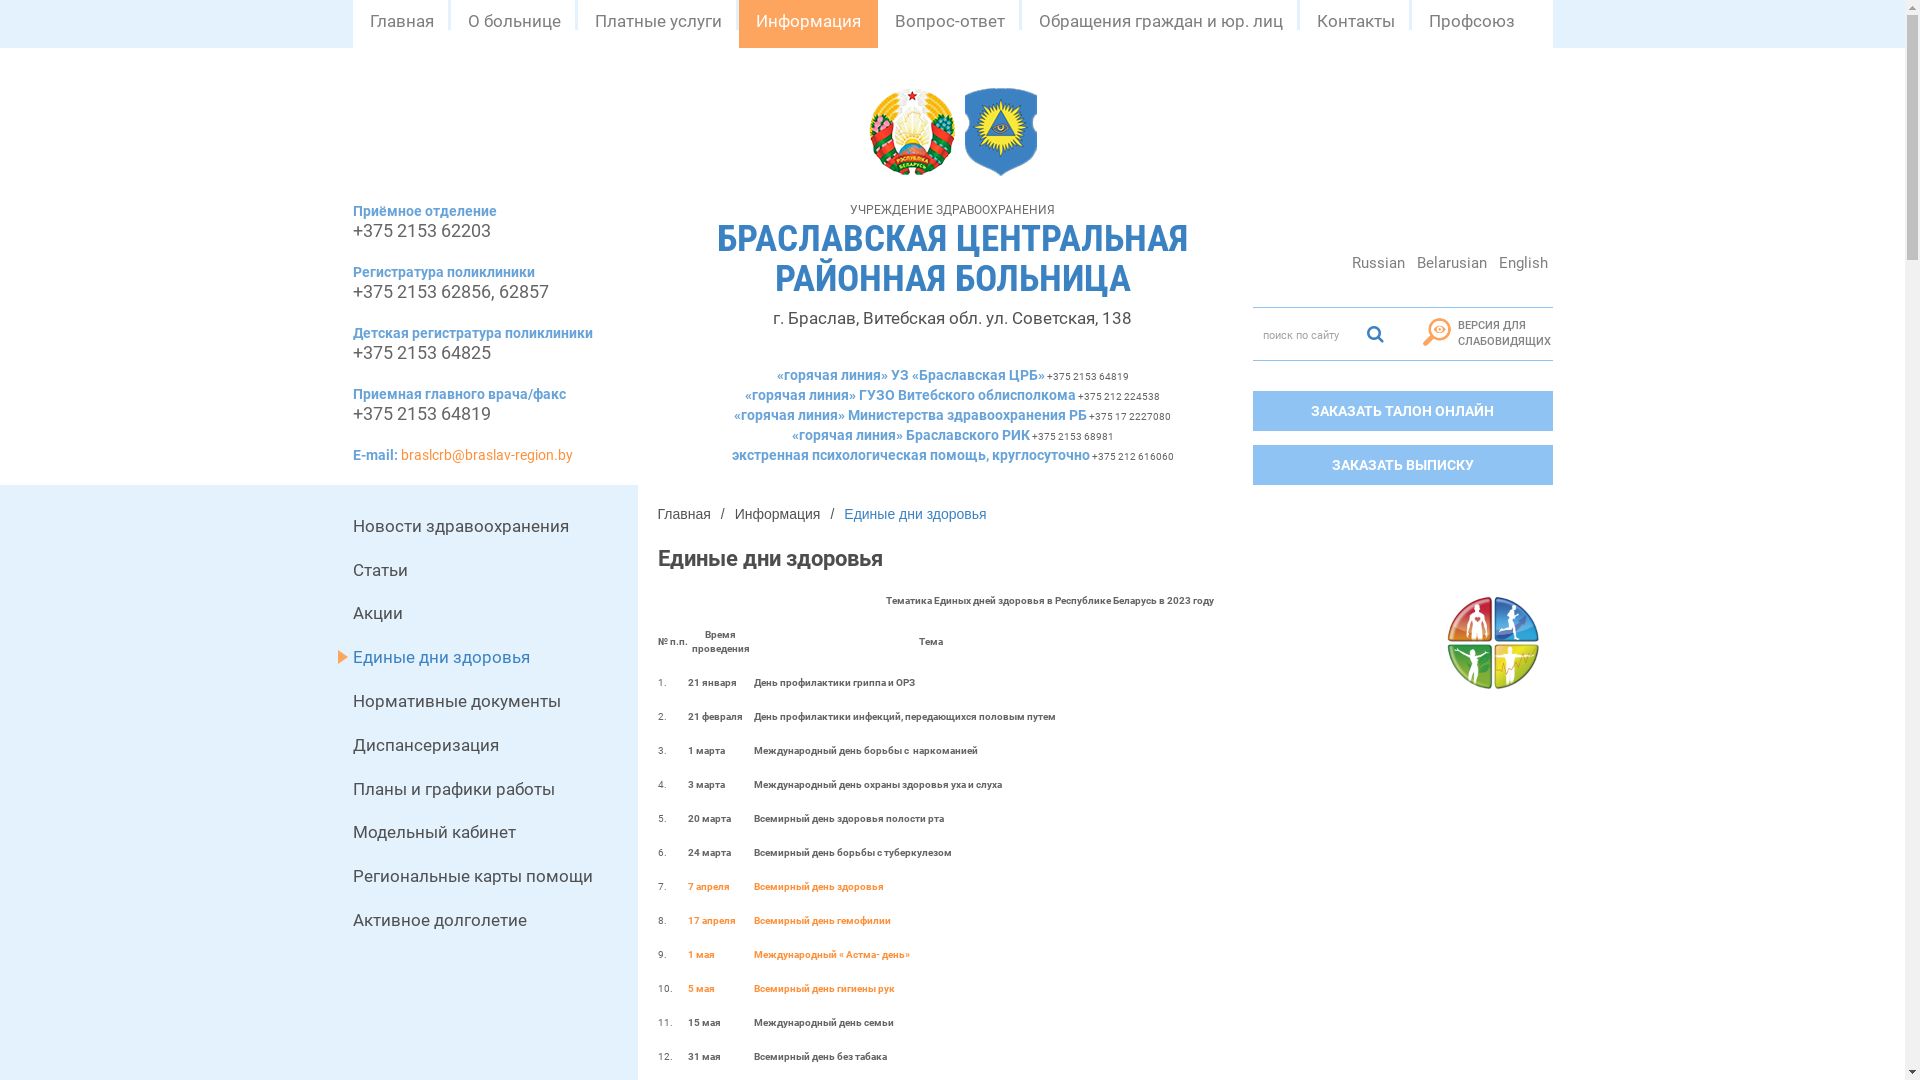 This screenshot has width=1920, height=1080. What do you see at coordinates (1376, 261) in the screenshot?
I see `'Russian'` at bounding box center [1376, 261].